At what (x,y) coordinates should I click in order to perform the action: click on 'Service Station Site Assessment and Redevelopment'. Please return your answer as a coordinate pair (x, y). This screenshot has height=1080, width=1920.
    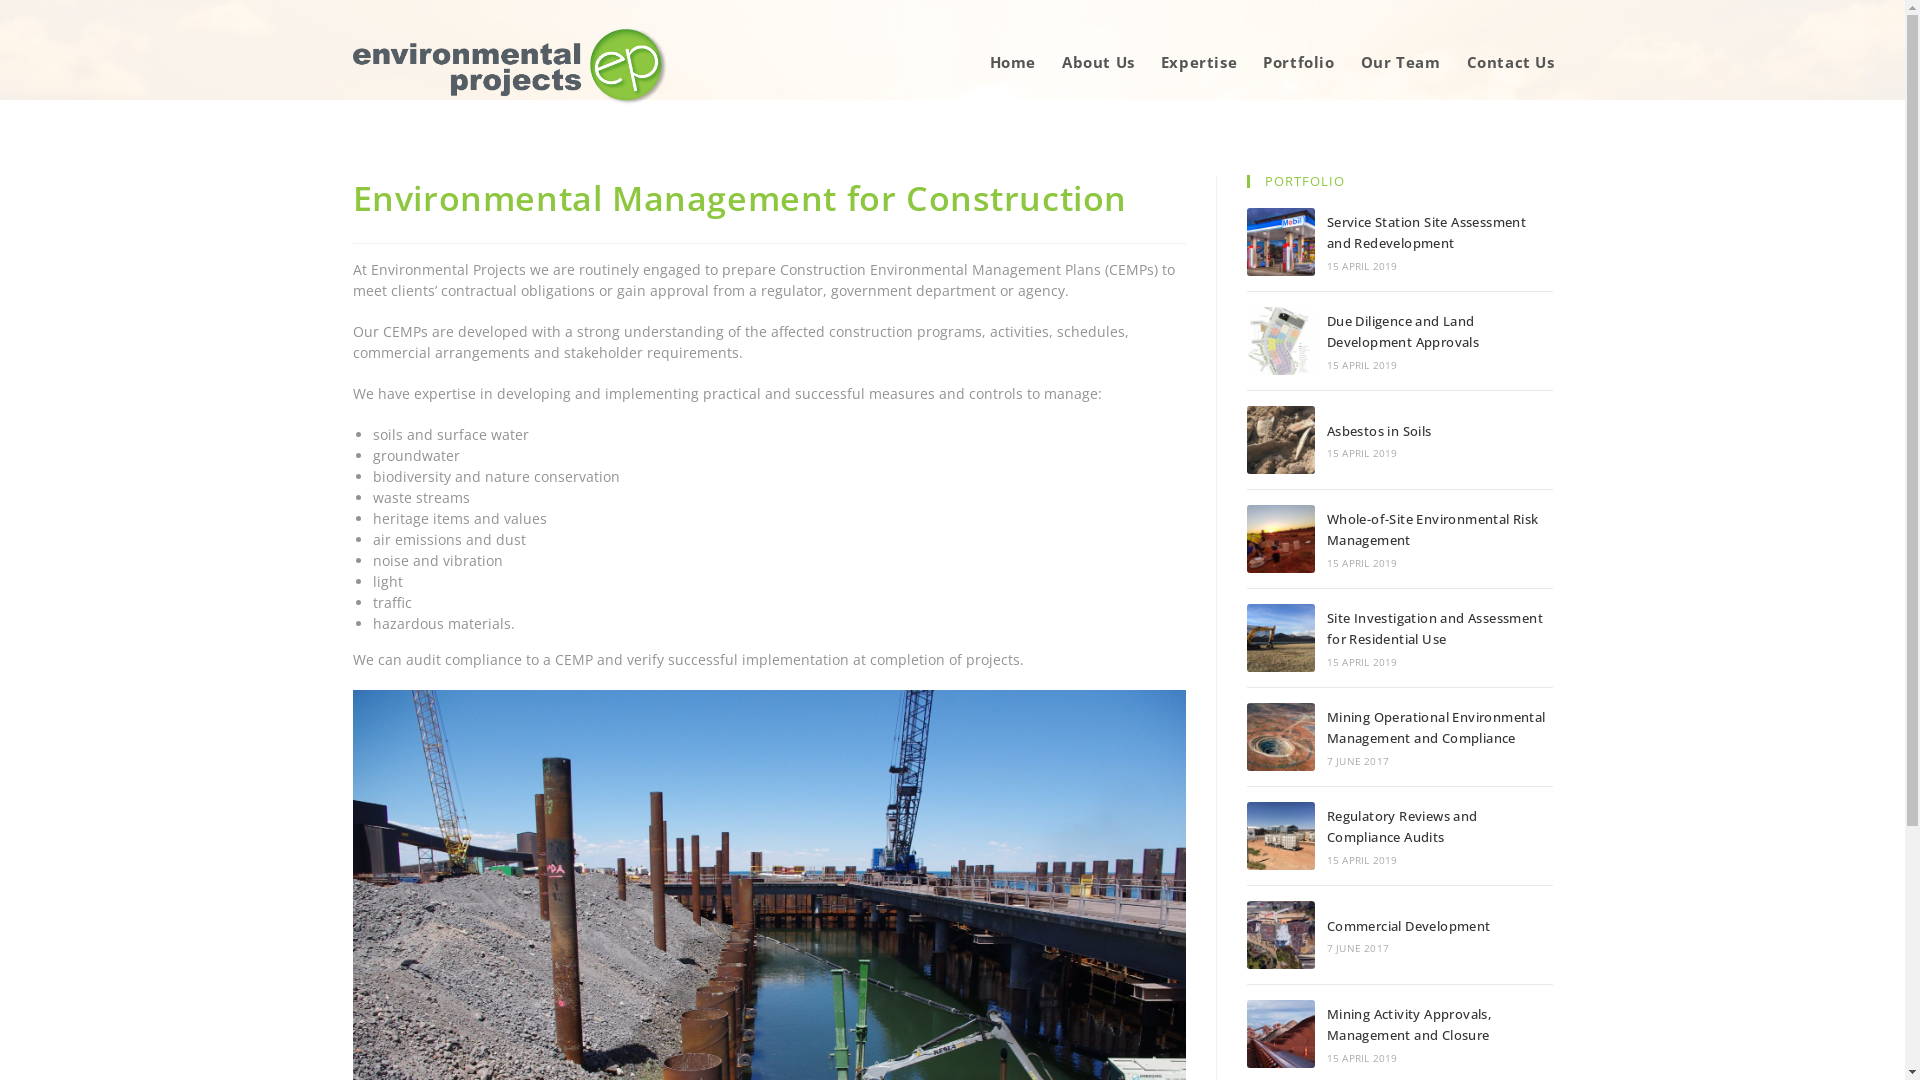
    Looking at the image, I should click on (1280, 241).